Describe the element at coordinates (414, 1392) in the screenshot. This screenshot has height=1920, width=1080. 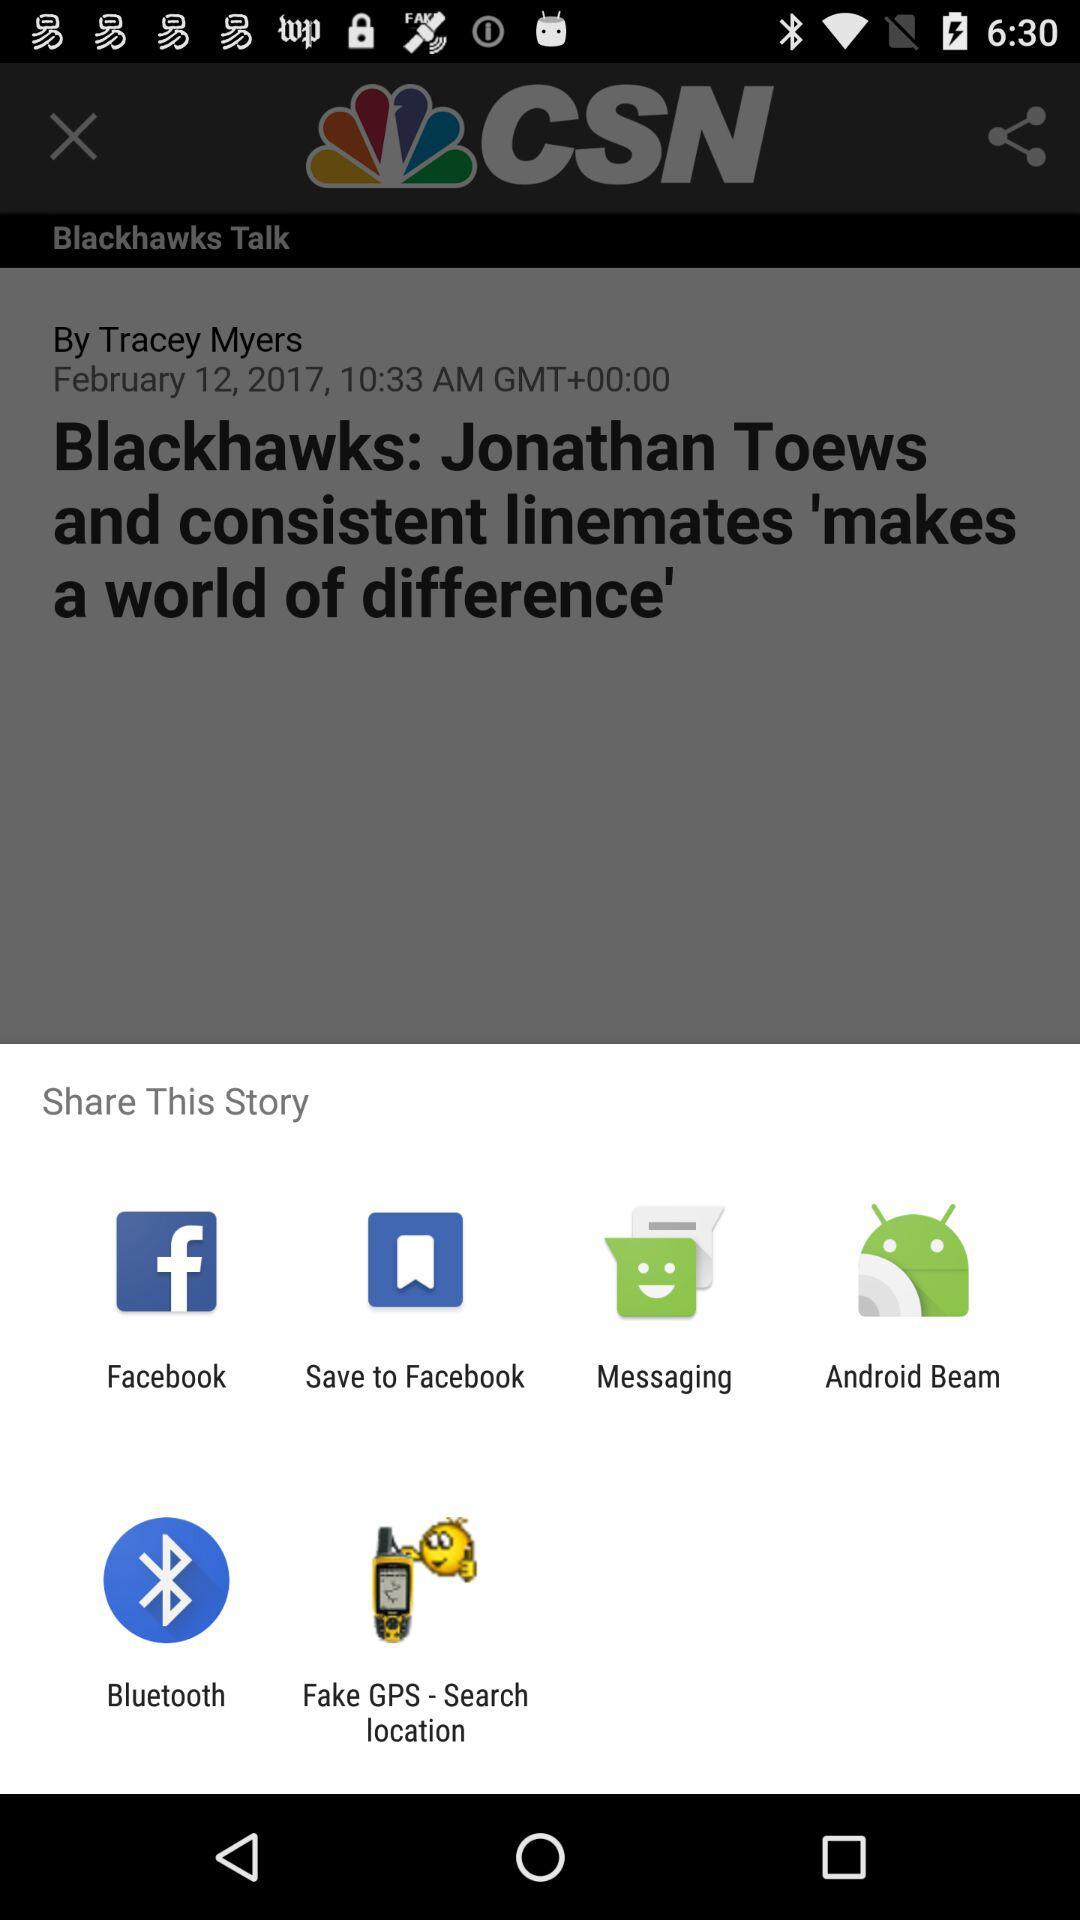
I see `save to facebook` at that location.